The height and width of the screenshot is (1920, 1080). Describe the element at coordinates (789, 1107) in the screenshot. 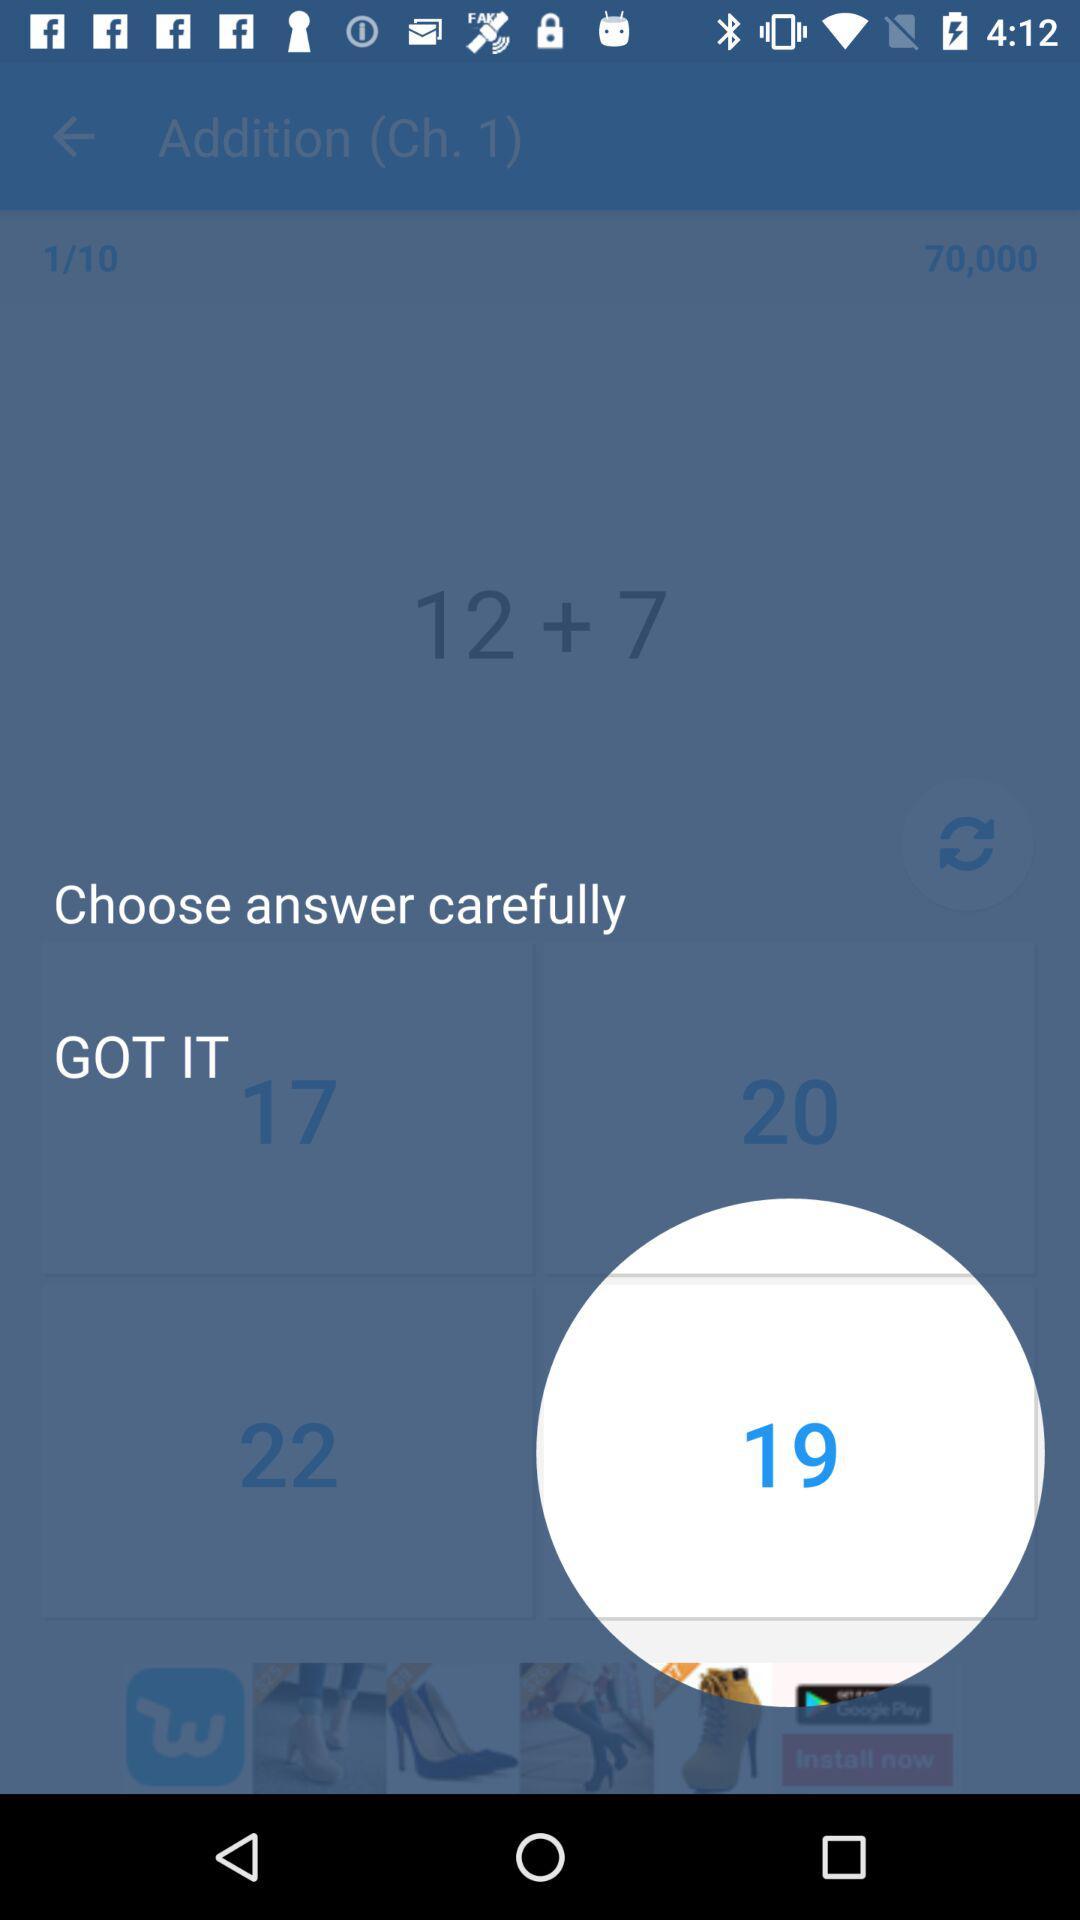

I see `the number which is above 19` at that location.